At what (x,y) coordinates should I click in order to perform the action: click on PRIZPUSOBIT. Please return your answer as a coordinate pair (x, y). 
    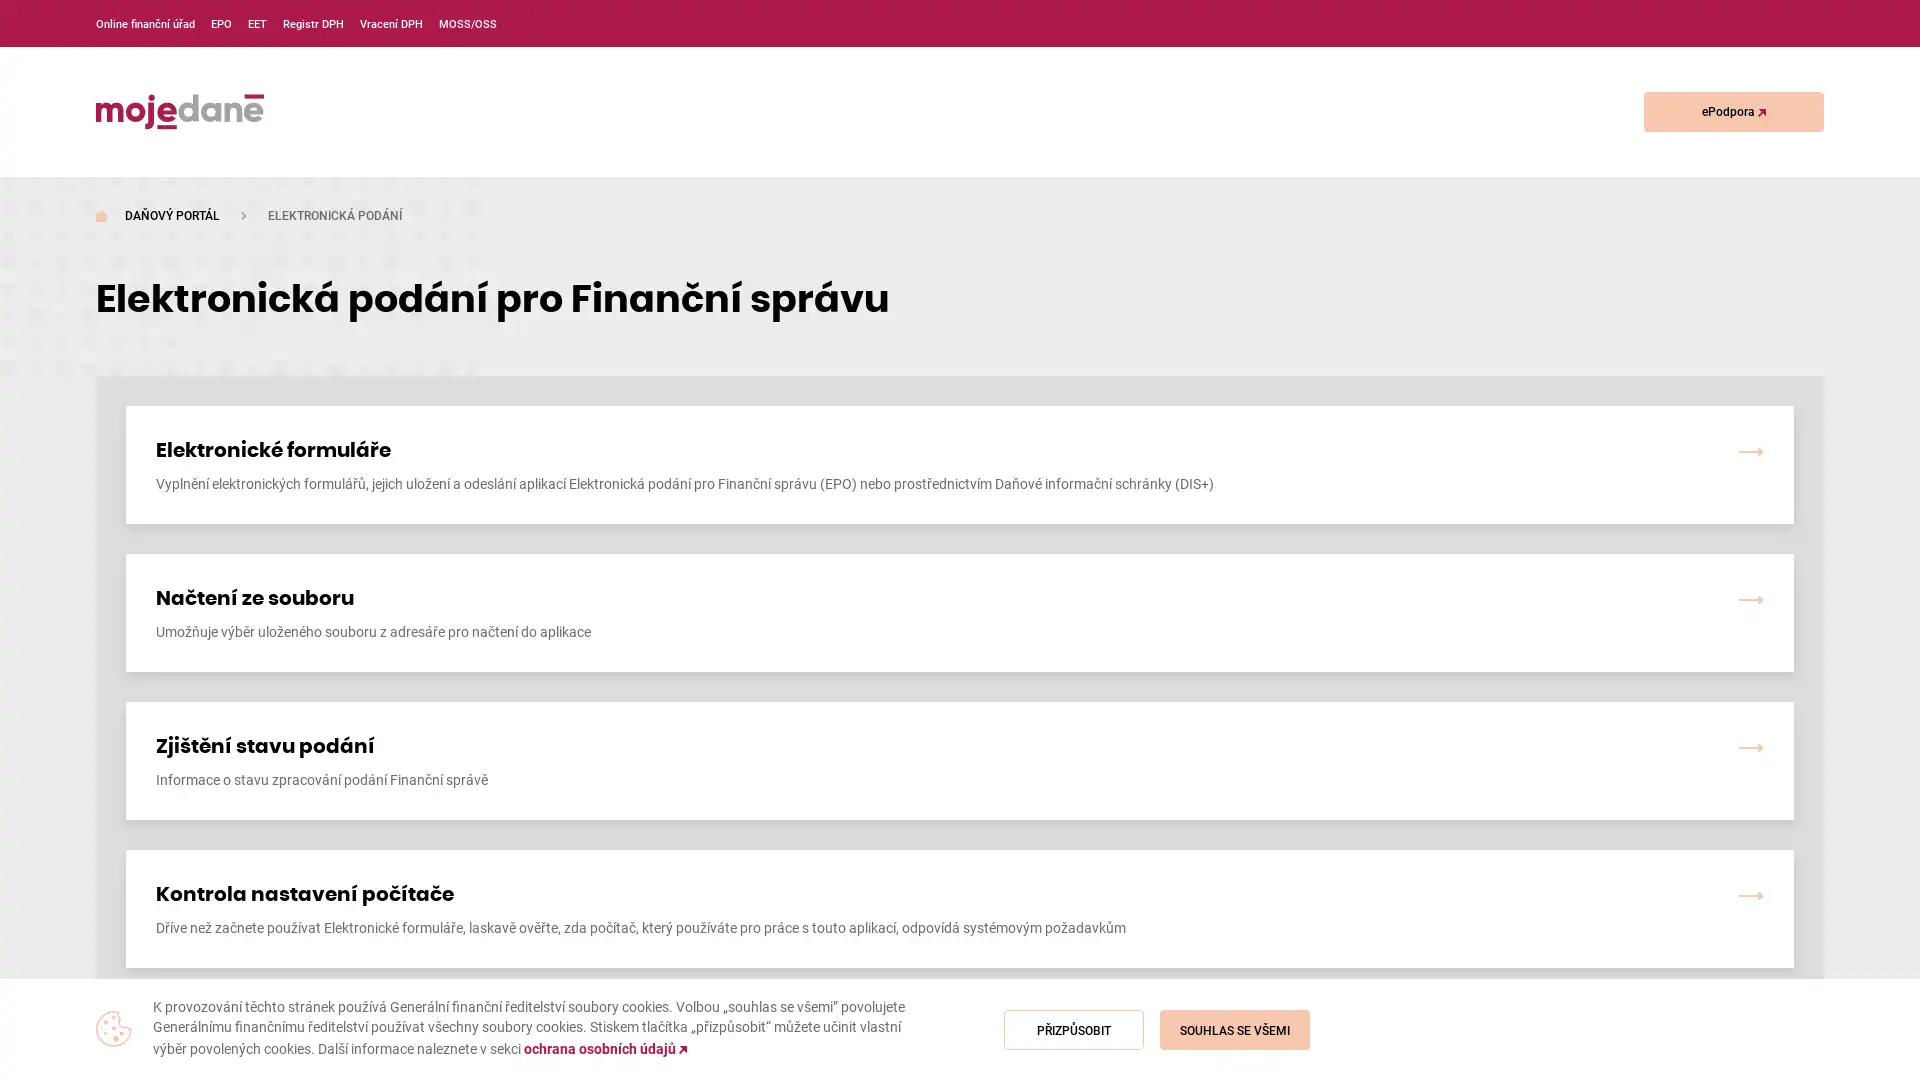
    Looking at the image, I should click on (1073, 1029).